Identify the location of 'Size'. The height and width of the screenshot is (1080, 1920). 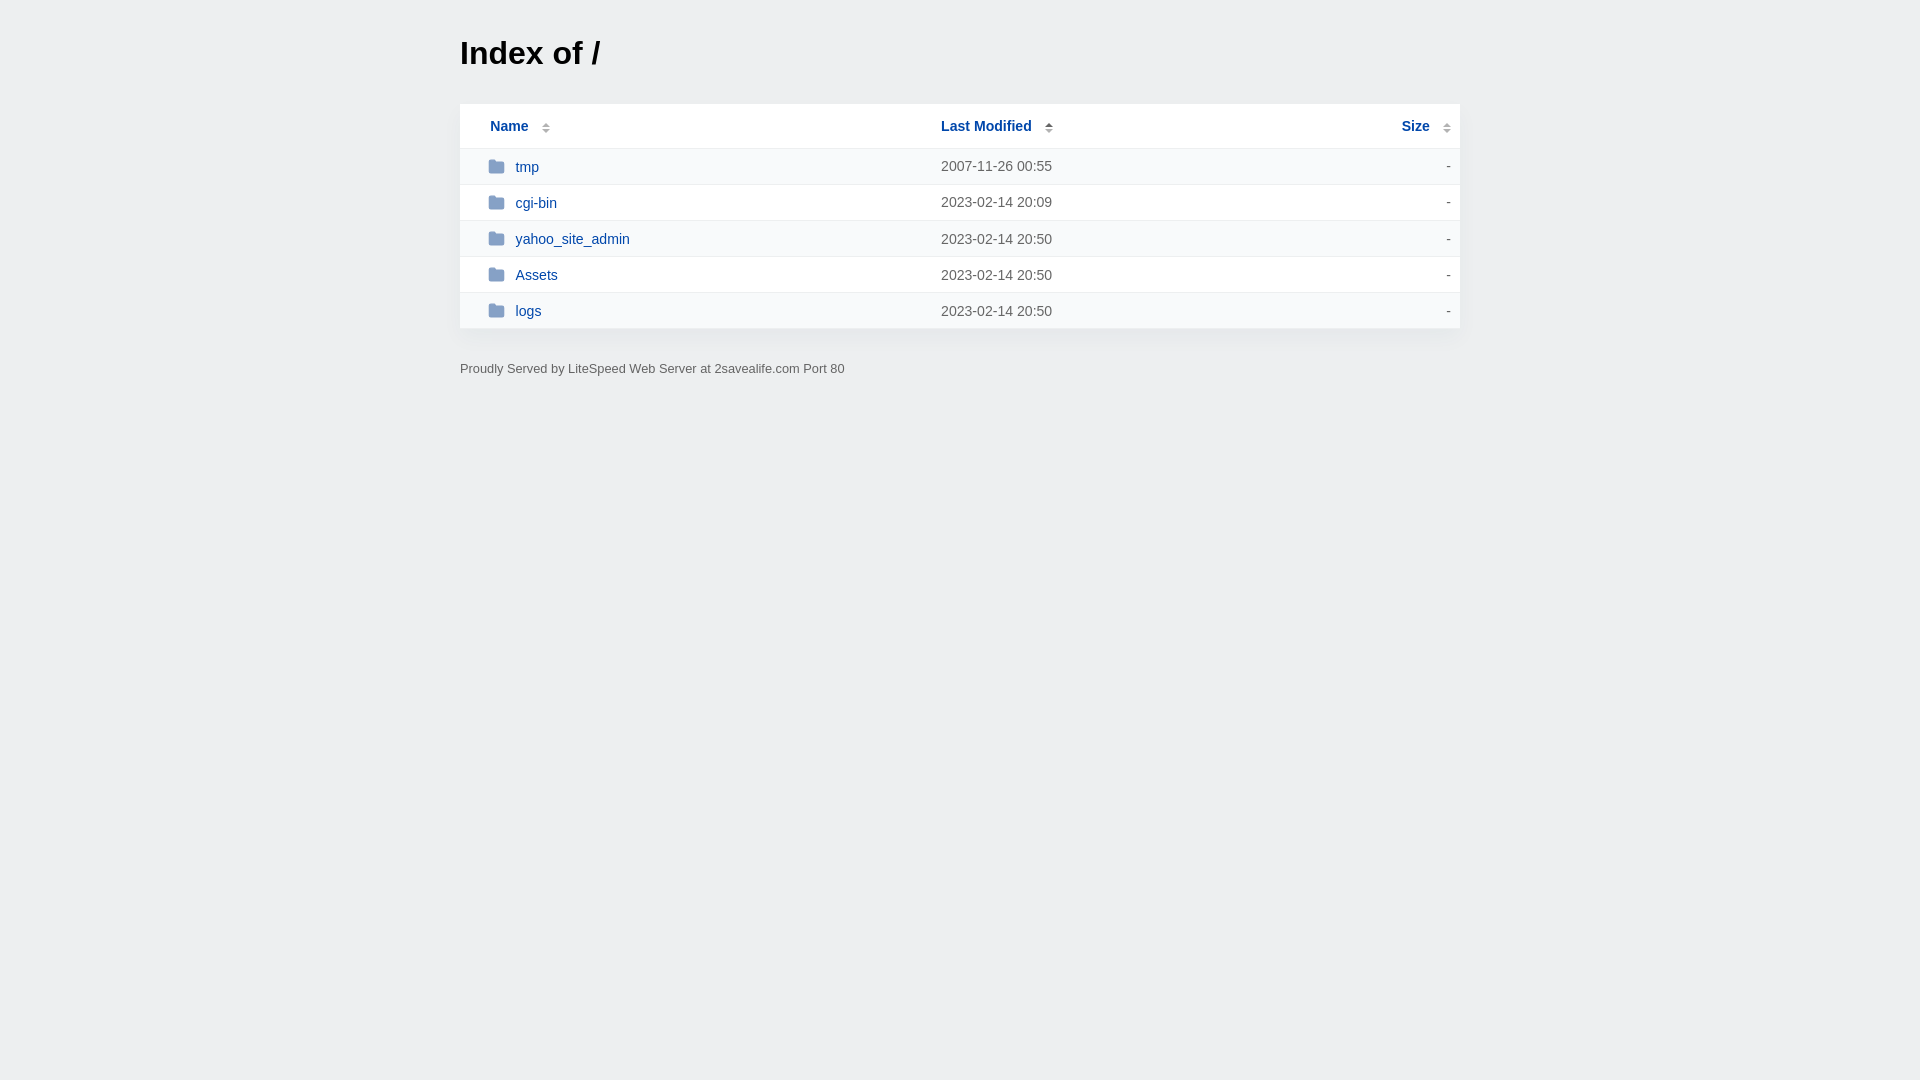
(1425, 126).